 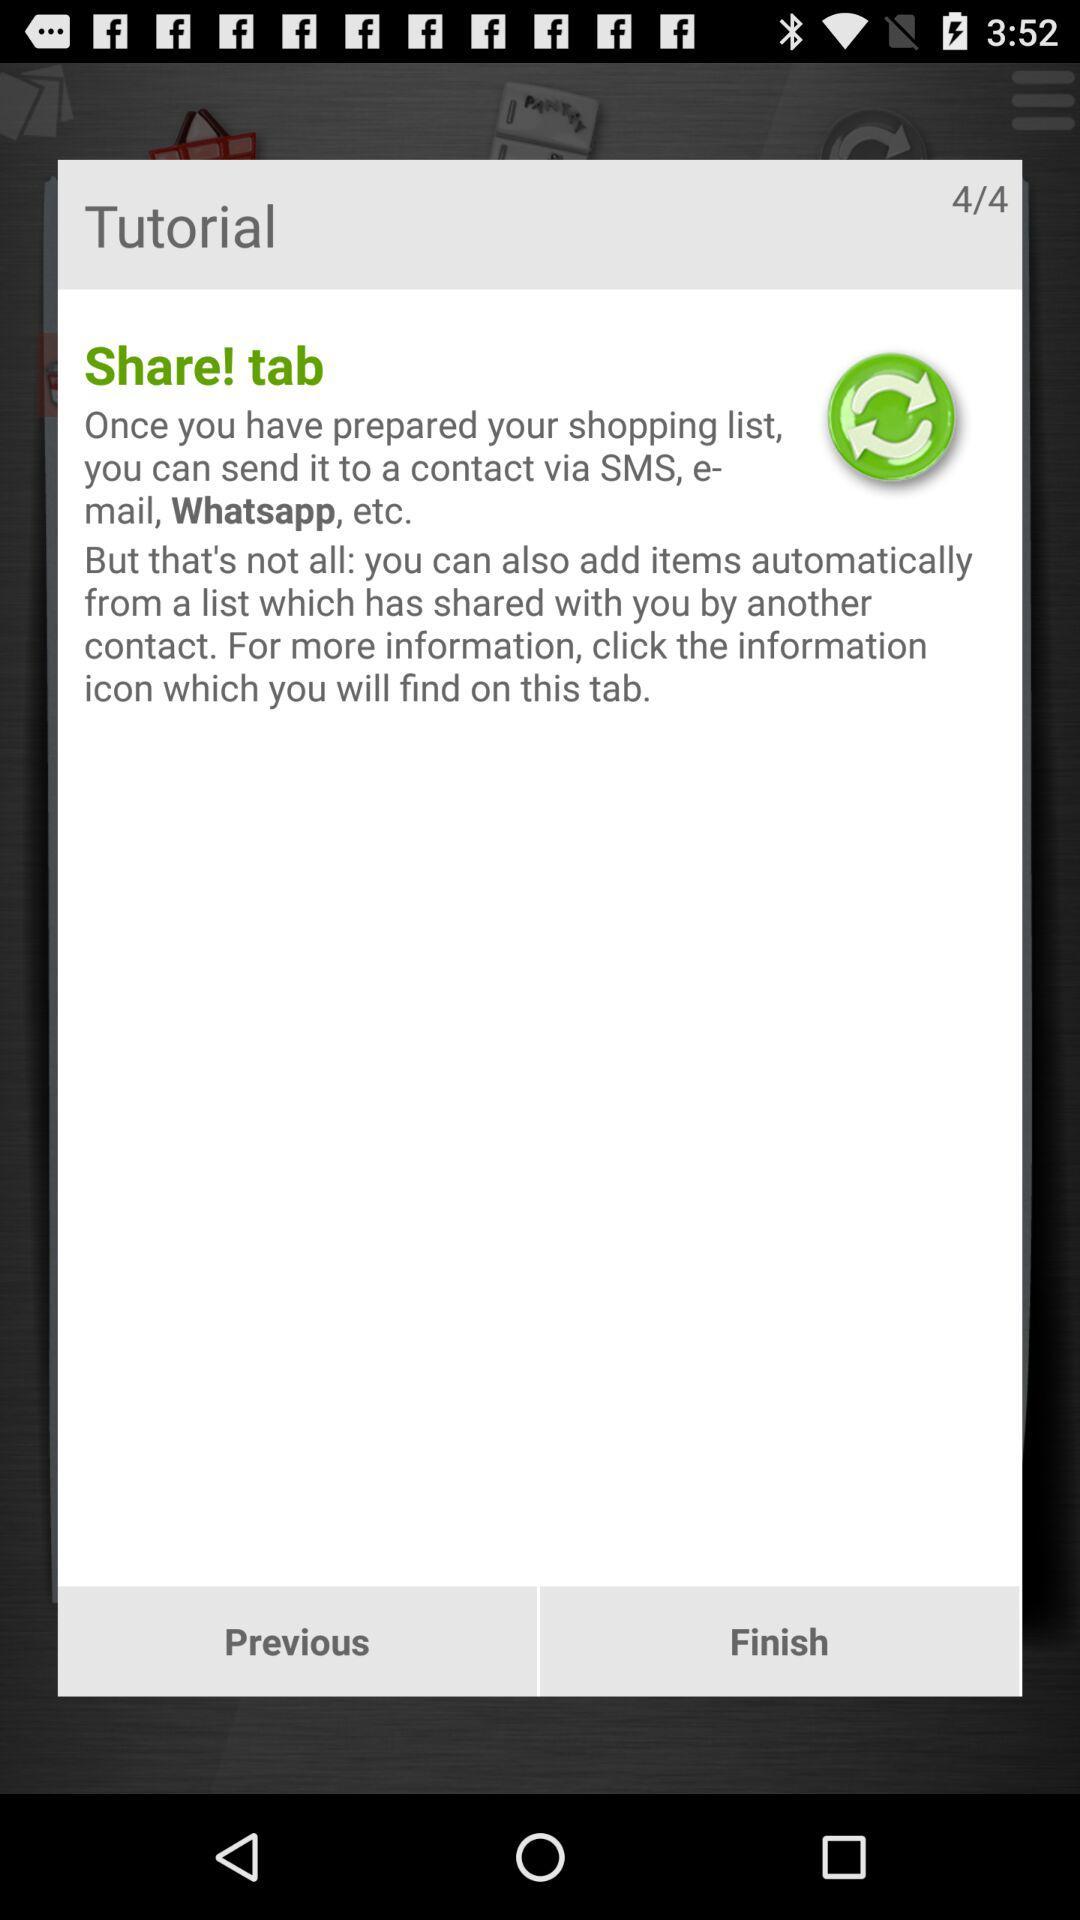 What do you see at coordinates (778, 1641) in the screenshot?
I see `finish button` at bounding box center [778, 1641].